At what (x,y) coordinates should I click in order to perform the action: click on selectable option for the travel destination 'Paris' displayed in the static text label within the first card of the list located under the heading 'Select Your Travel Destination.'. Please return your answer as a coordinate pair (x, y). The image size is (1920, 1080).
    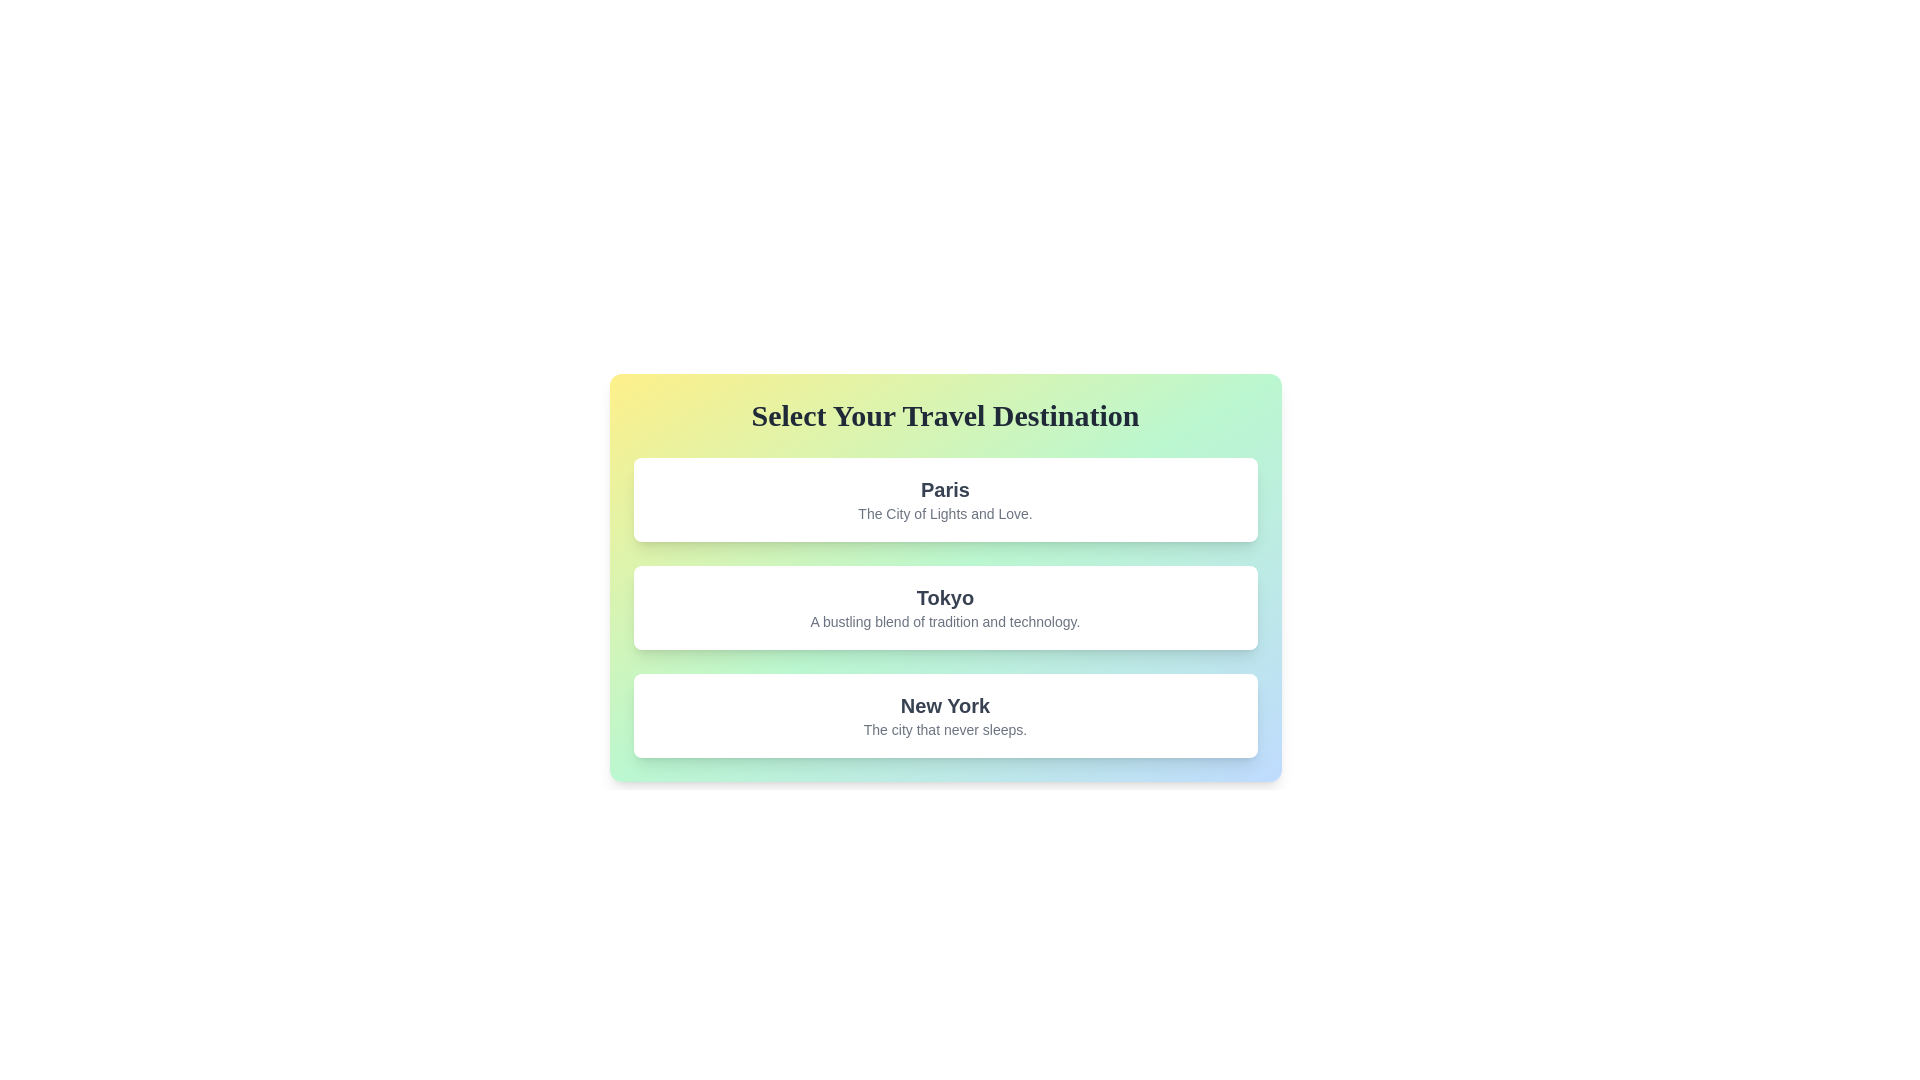
    Looking at the image, I should click on (944, 499).